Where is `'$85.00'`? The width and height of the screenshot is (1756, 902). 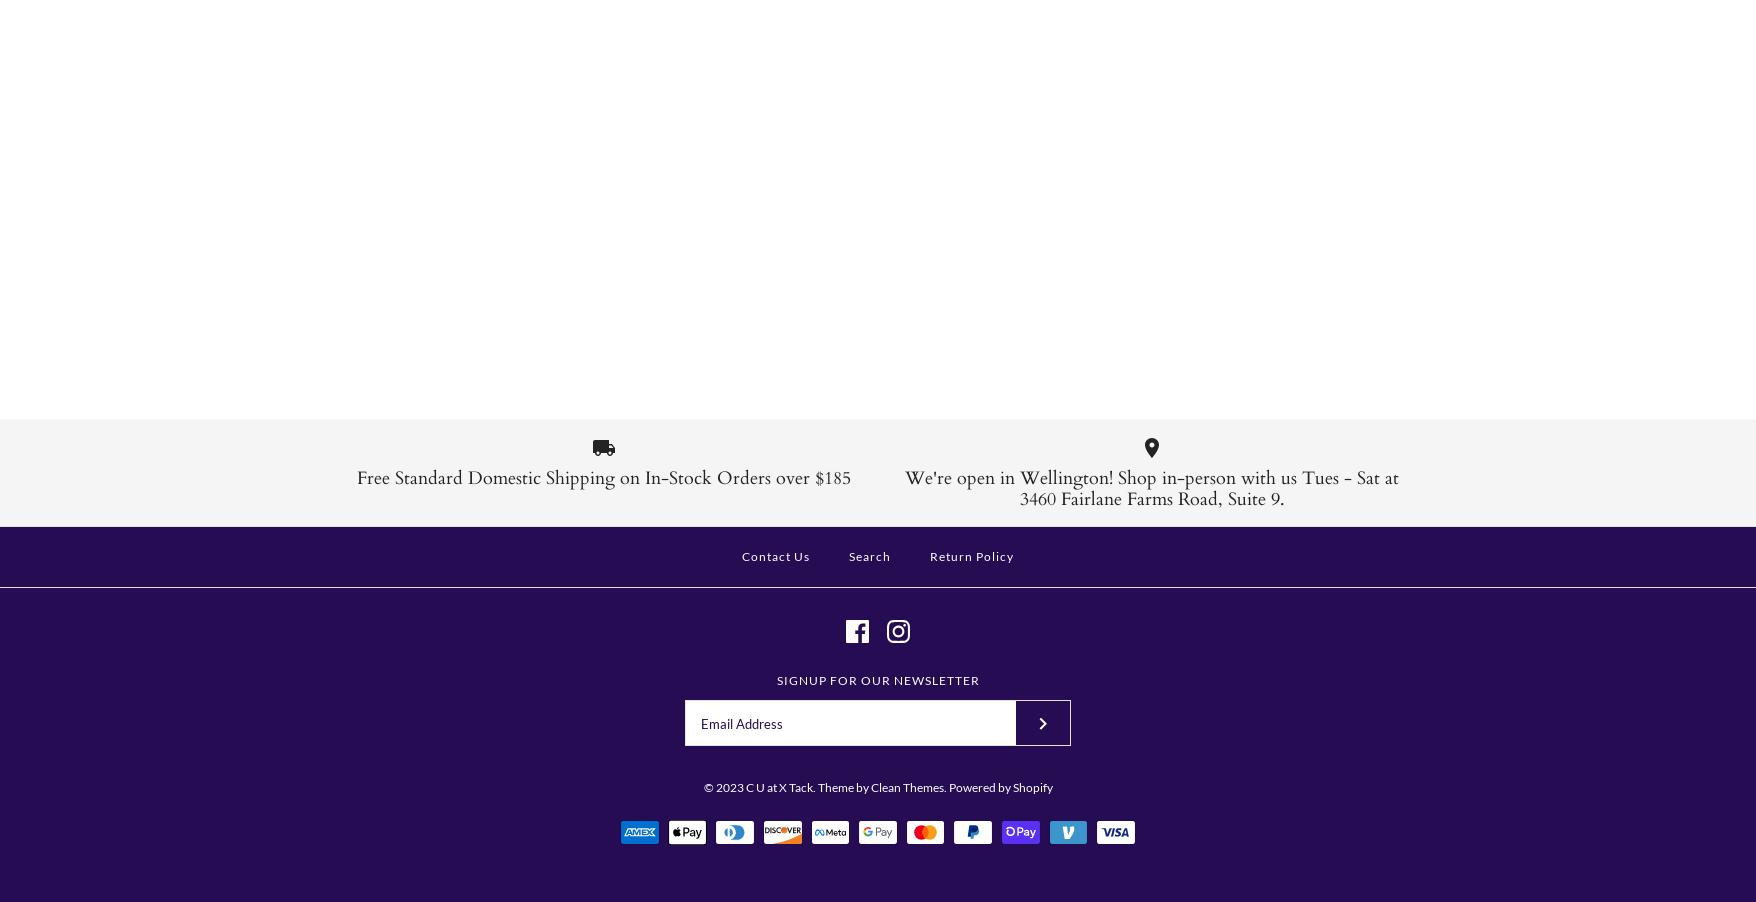
'$85.00' is located at coordinates (738, 314).